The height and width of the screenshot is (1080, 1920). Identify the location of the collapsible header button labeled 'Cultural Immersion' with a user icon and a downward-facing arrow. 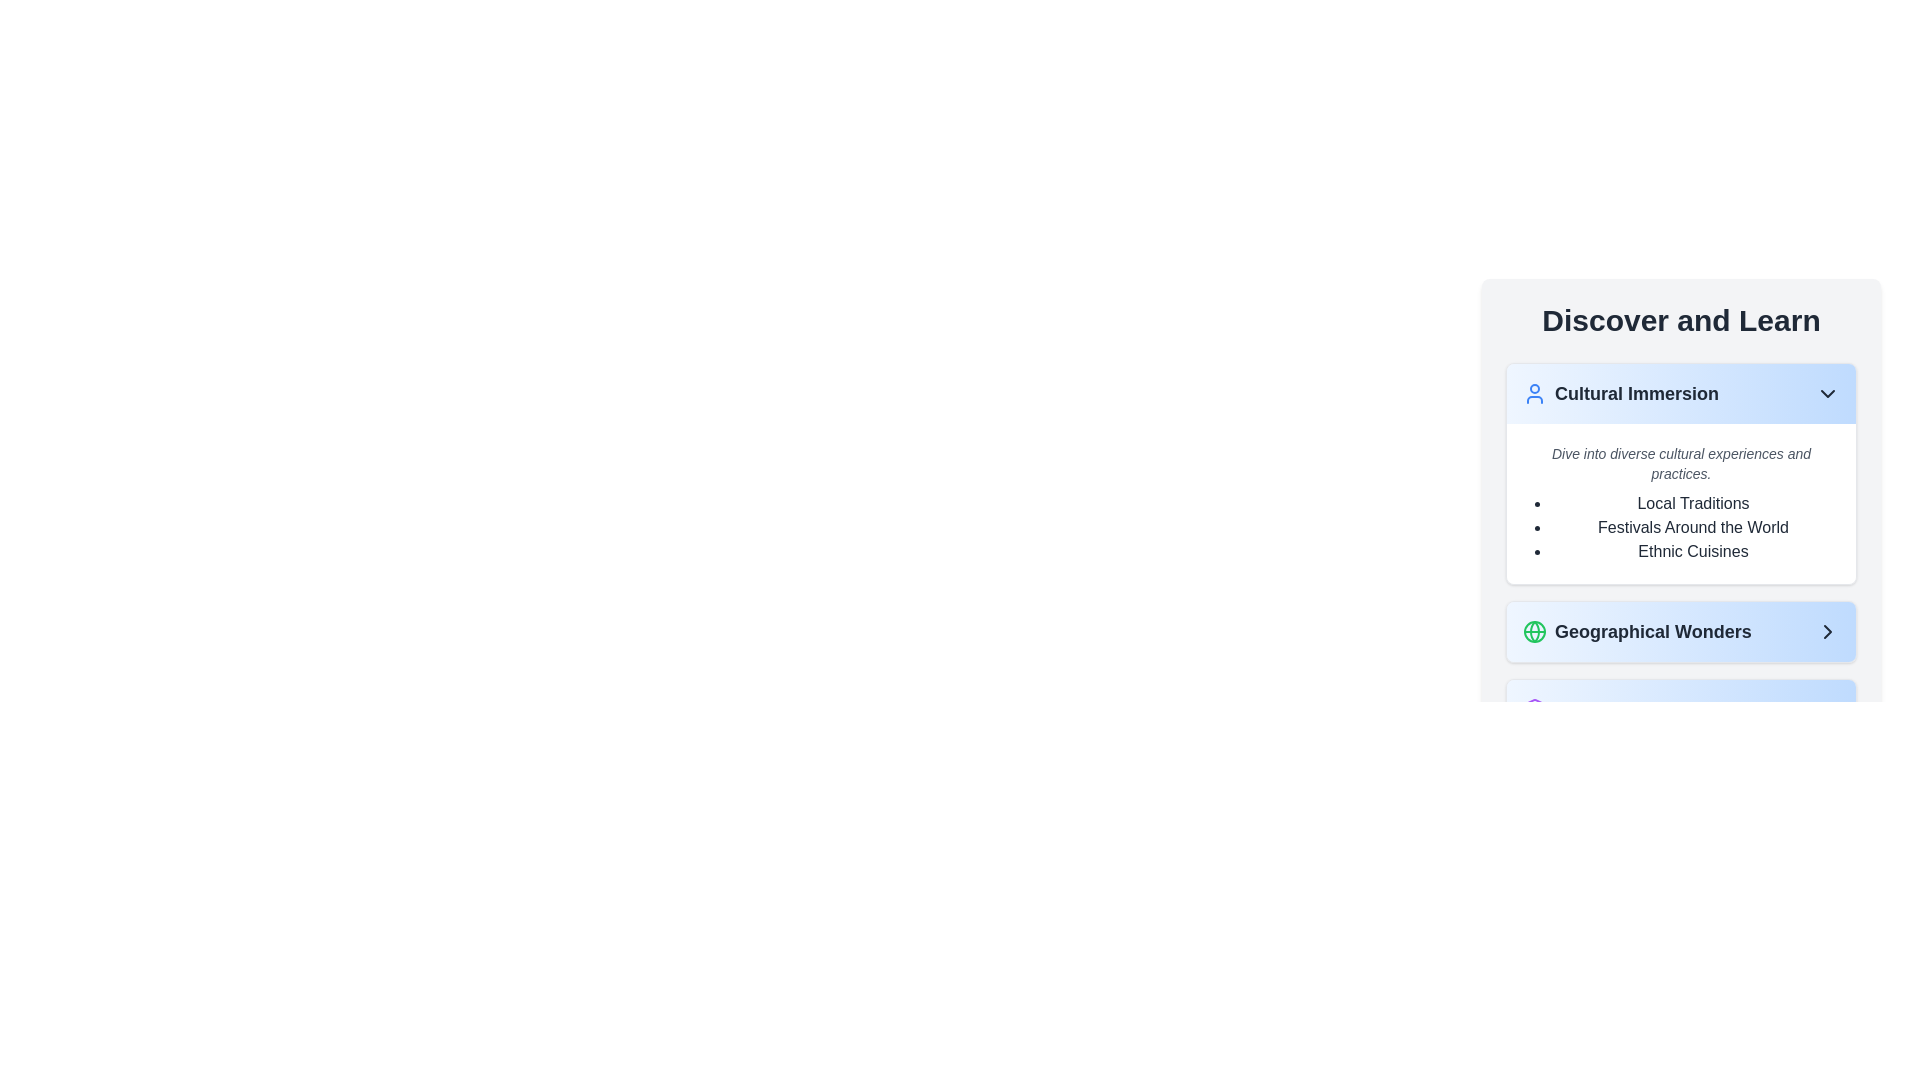
(1680, 393).